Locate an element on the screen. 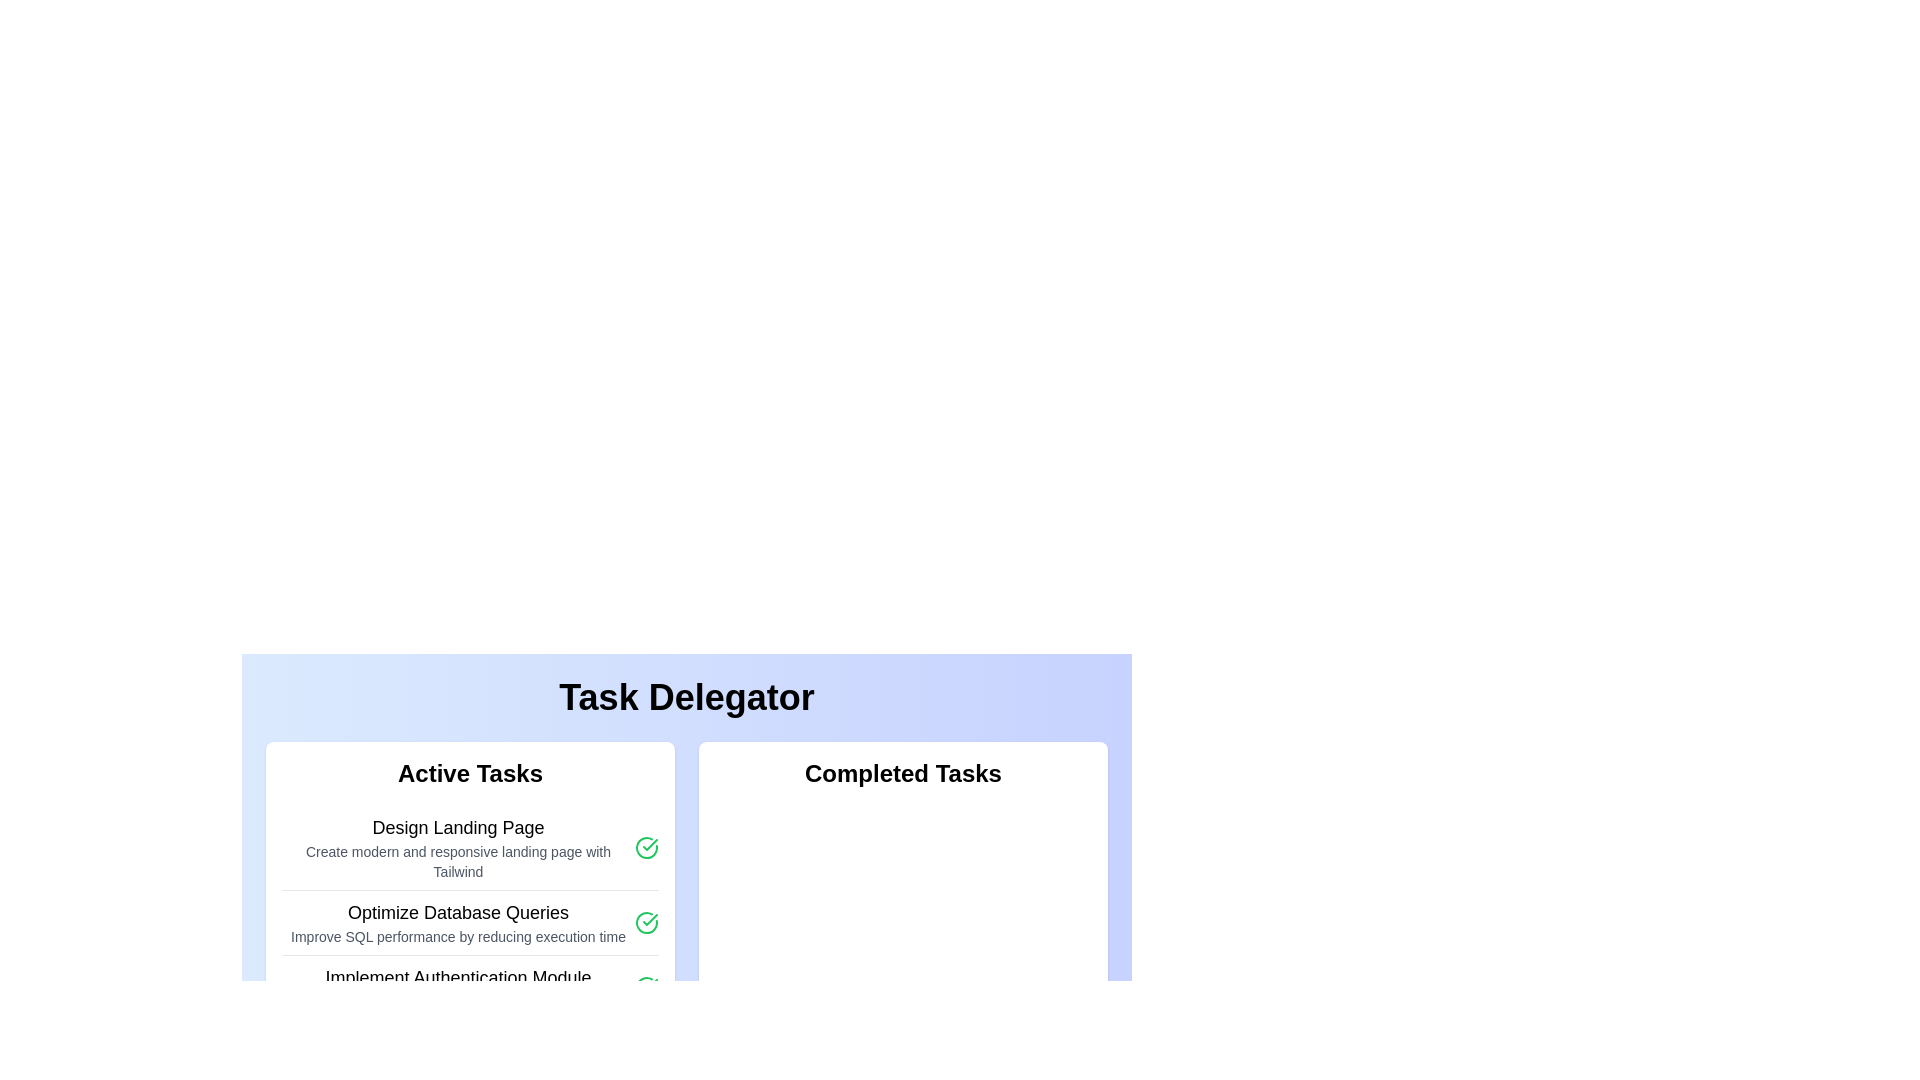  text element displaying 'Task Delegator', which is styled in bold and large font at the top-center of the interface is located at coordinates (686, 697).